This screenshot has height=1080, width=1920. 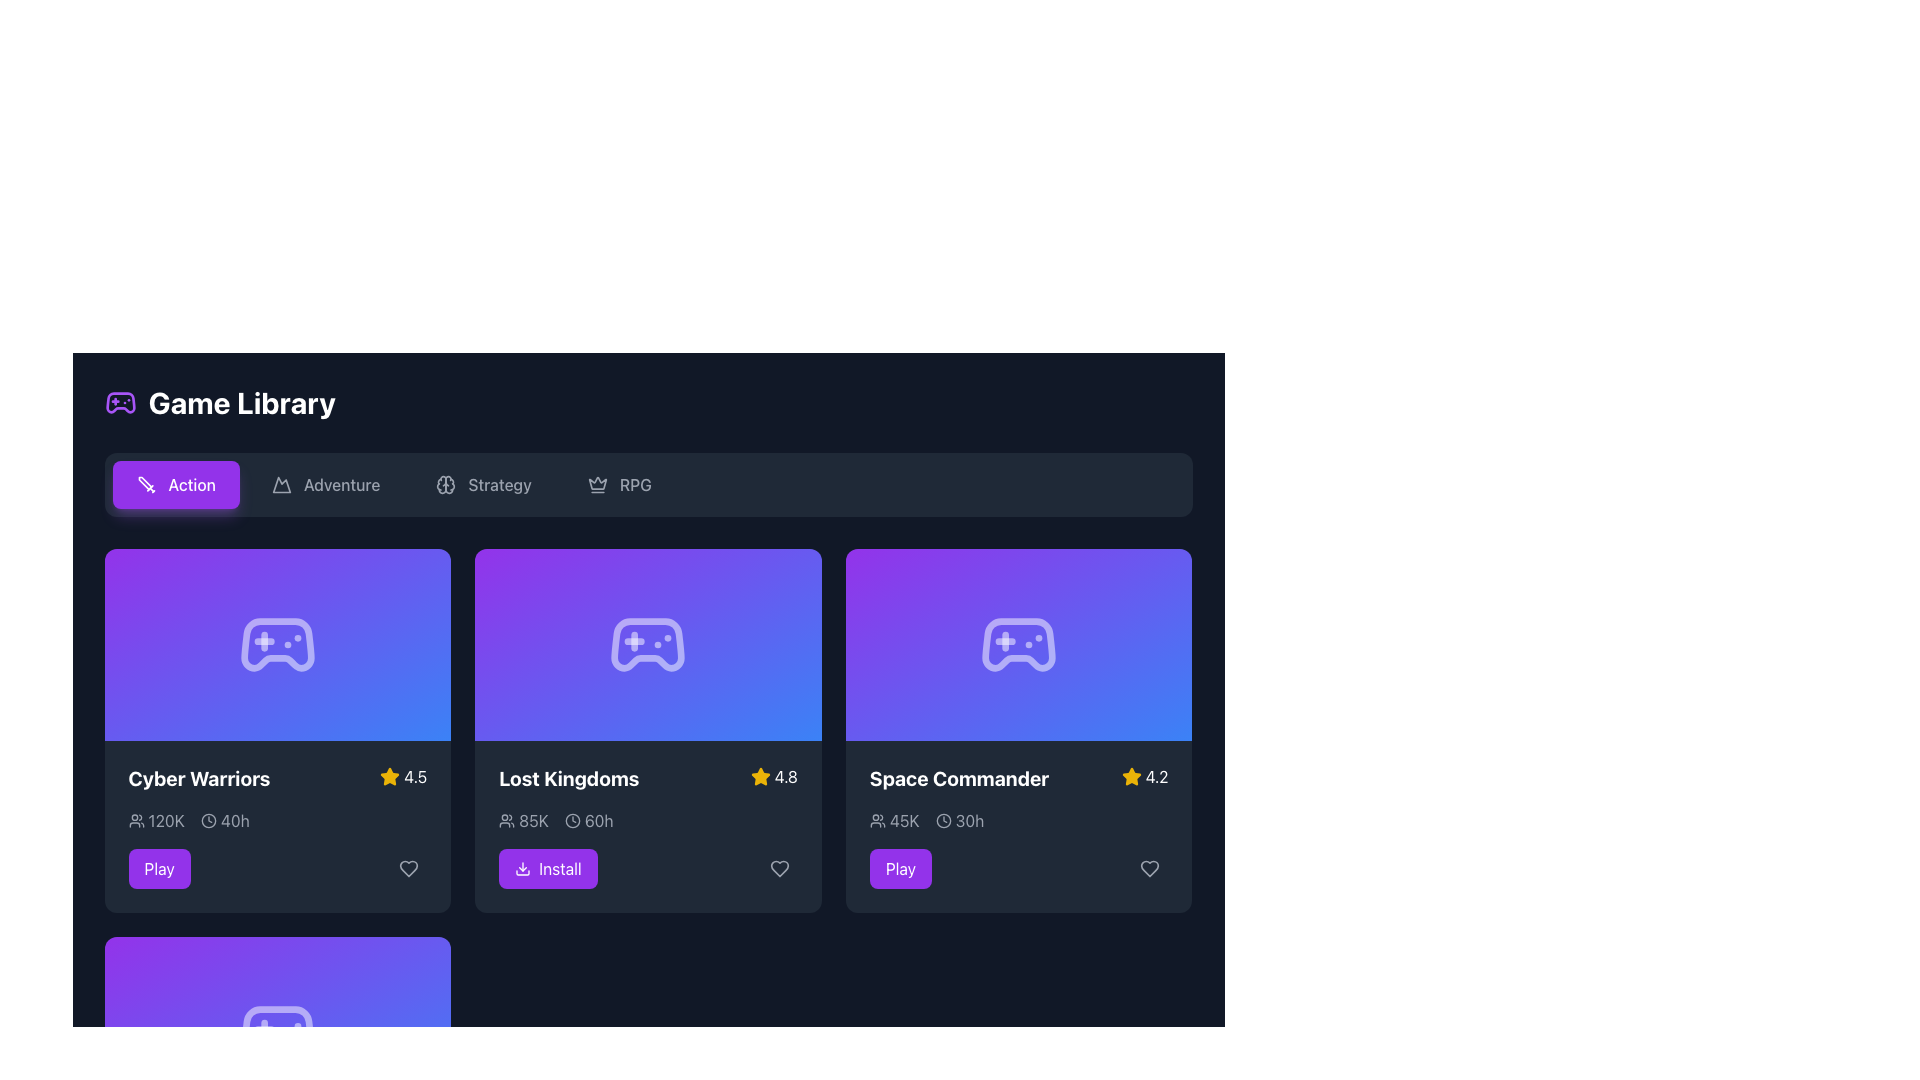 I want to click on the user-related statistic displayed as '45K' in bold text, located, so click(x=903, y=821).